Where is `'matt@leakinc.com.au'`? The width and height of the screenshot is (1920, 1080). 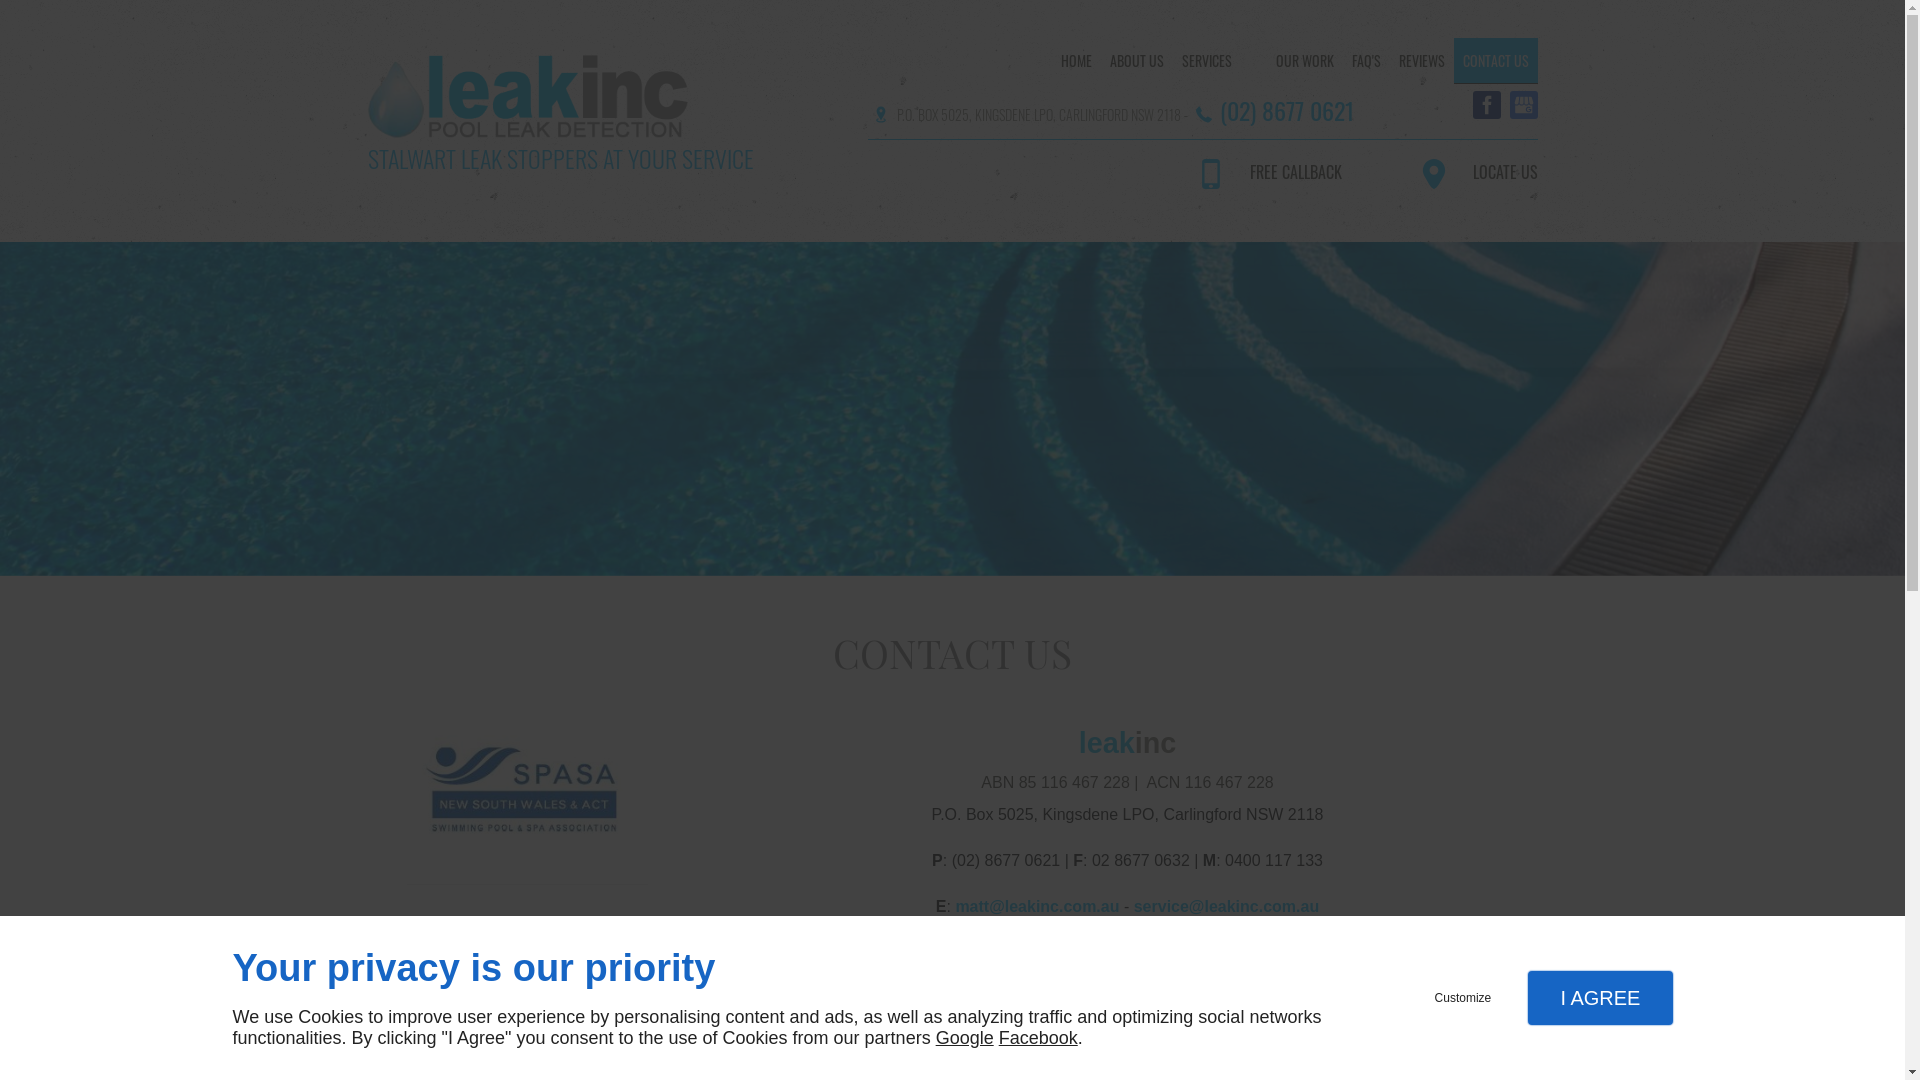
'matt@leakinc.com.au' is located at coordinates (1036, 906).